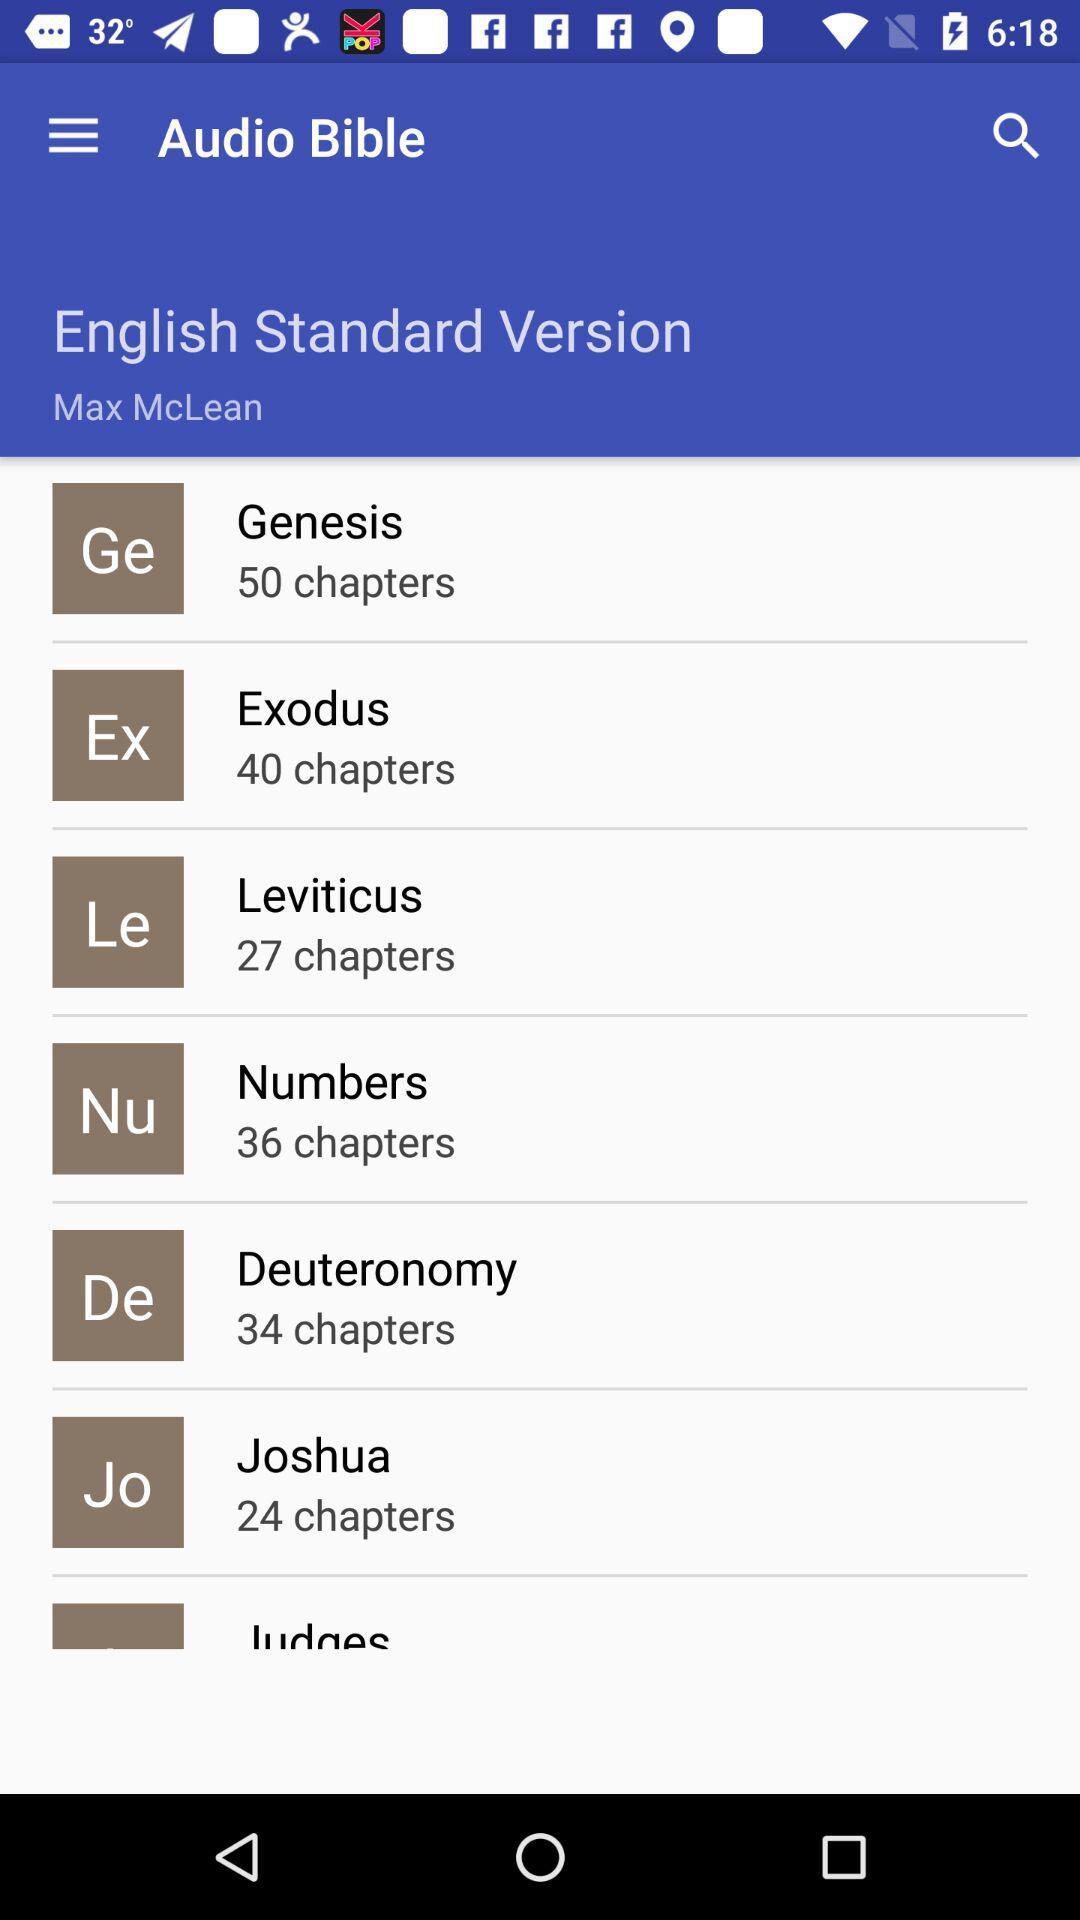 The width and height of the screenshot is (1080, 1920). What do you see at coordinates (72, 135) in the screenshot?
I see `the item next to the audio bible` at bounding box center [72, 135].